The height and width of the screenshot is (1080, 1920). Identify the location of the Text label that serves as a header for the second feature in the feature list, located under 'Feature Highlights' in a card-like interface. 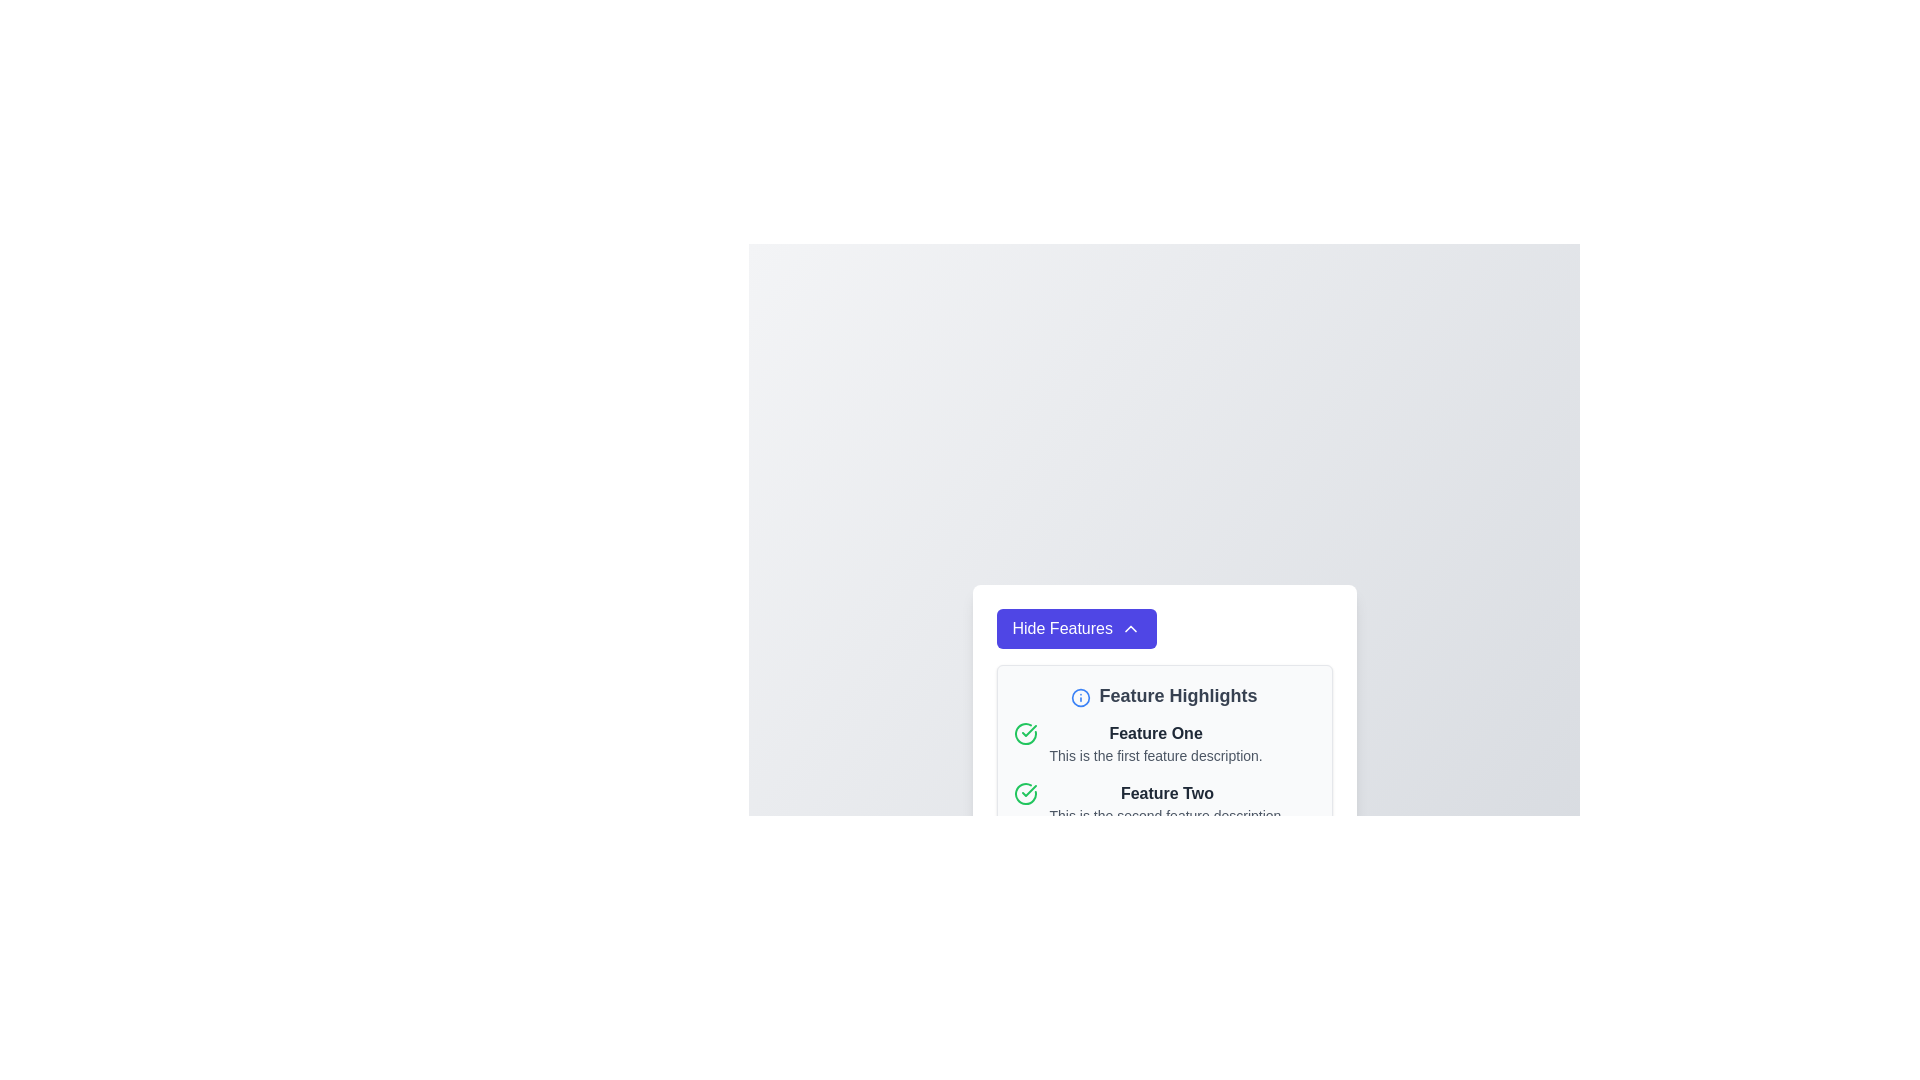
(1167, 793).